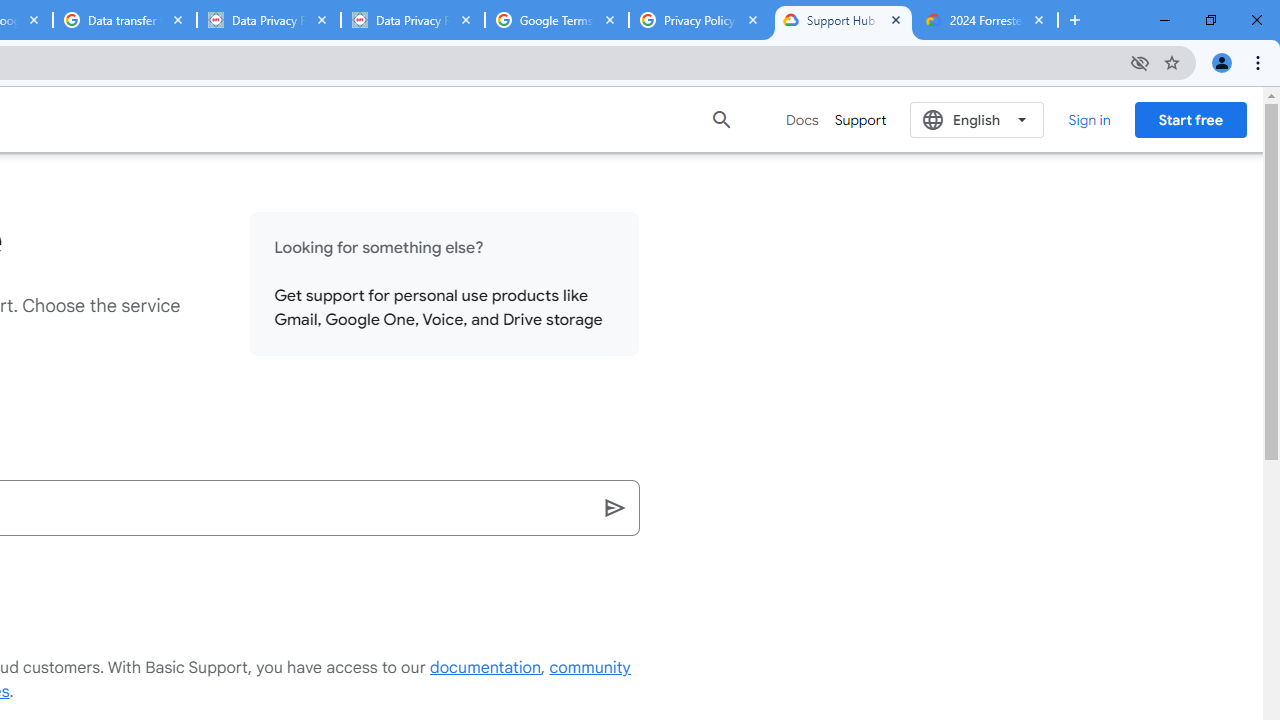 The image size is (1280, 720). Describe the element at coordinates (802, 119) in the screenshot. I see `'Docs'` at that location.